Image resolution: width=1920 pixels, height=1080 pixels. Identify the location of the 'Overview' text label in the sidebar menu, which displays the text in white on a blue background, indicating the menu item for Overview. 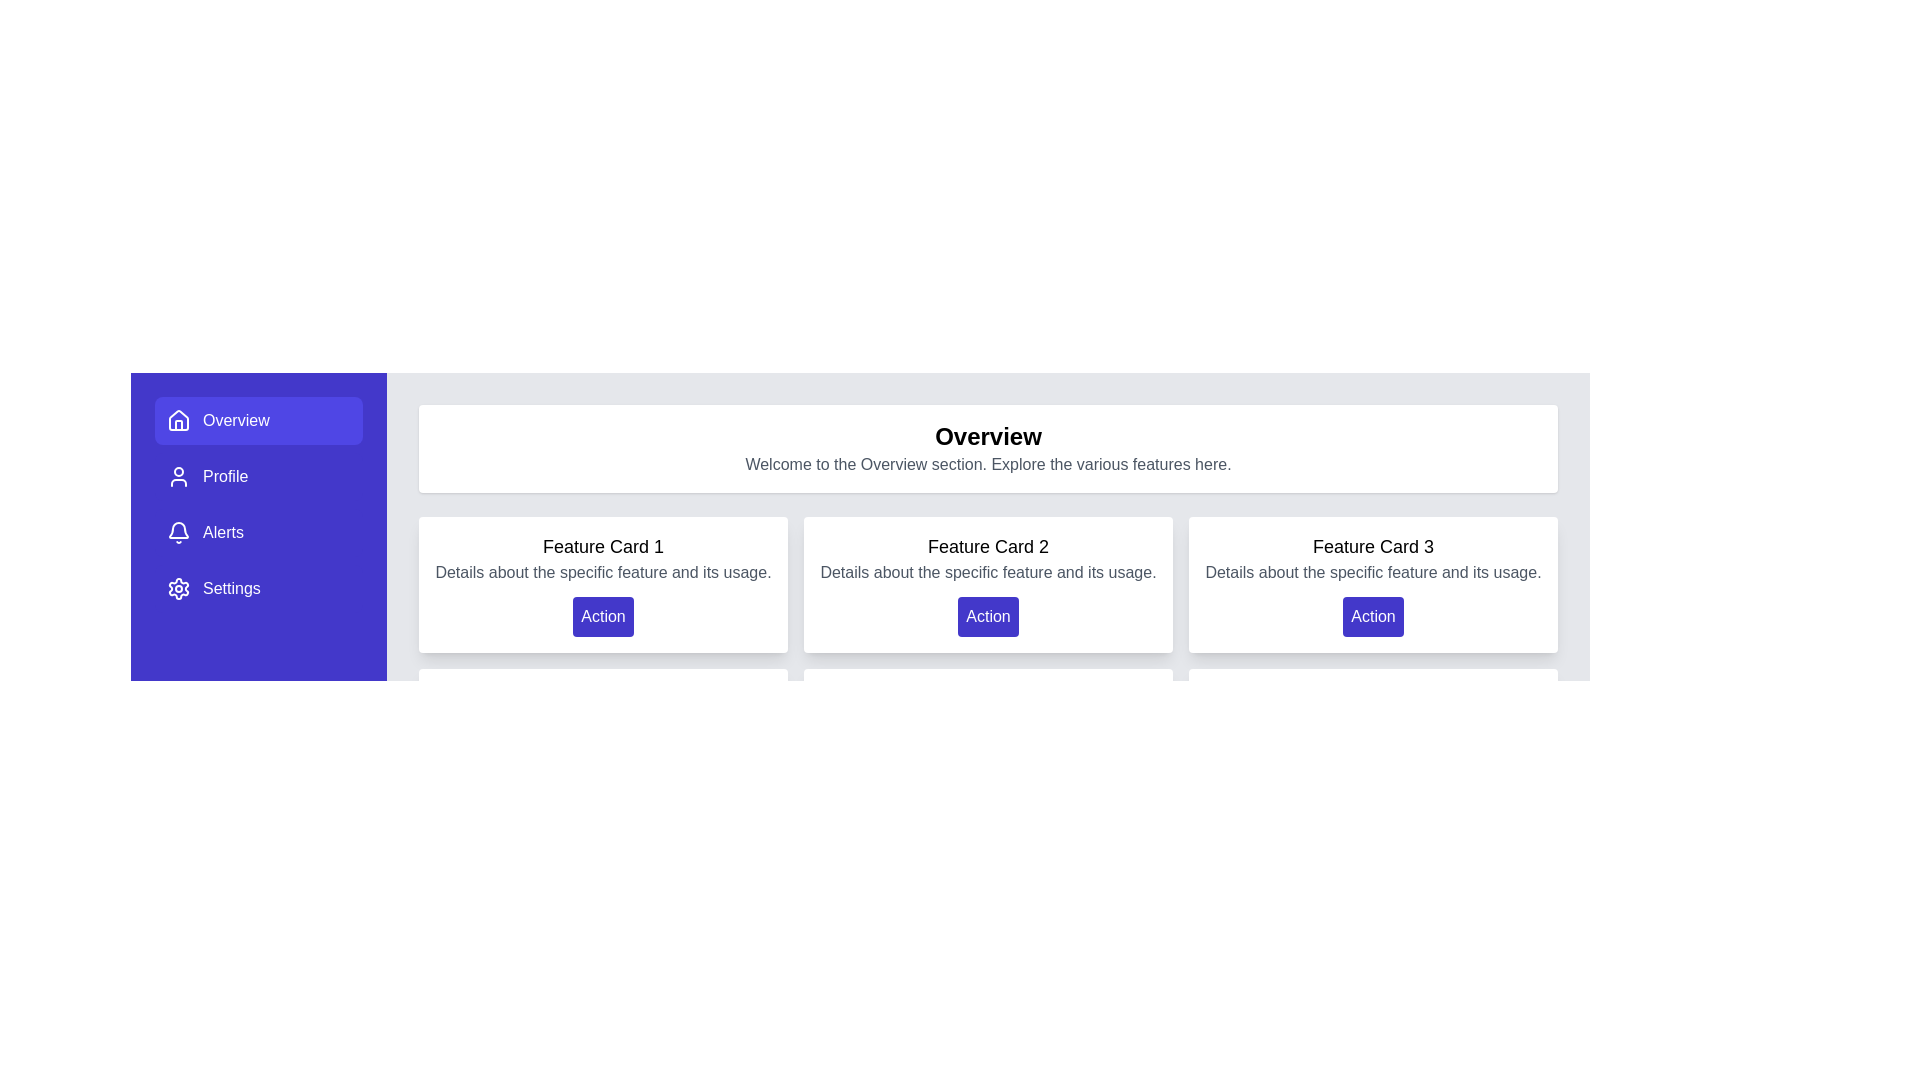
(236, 419).